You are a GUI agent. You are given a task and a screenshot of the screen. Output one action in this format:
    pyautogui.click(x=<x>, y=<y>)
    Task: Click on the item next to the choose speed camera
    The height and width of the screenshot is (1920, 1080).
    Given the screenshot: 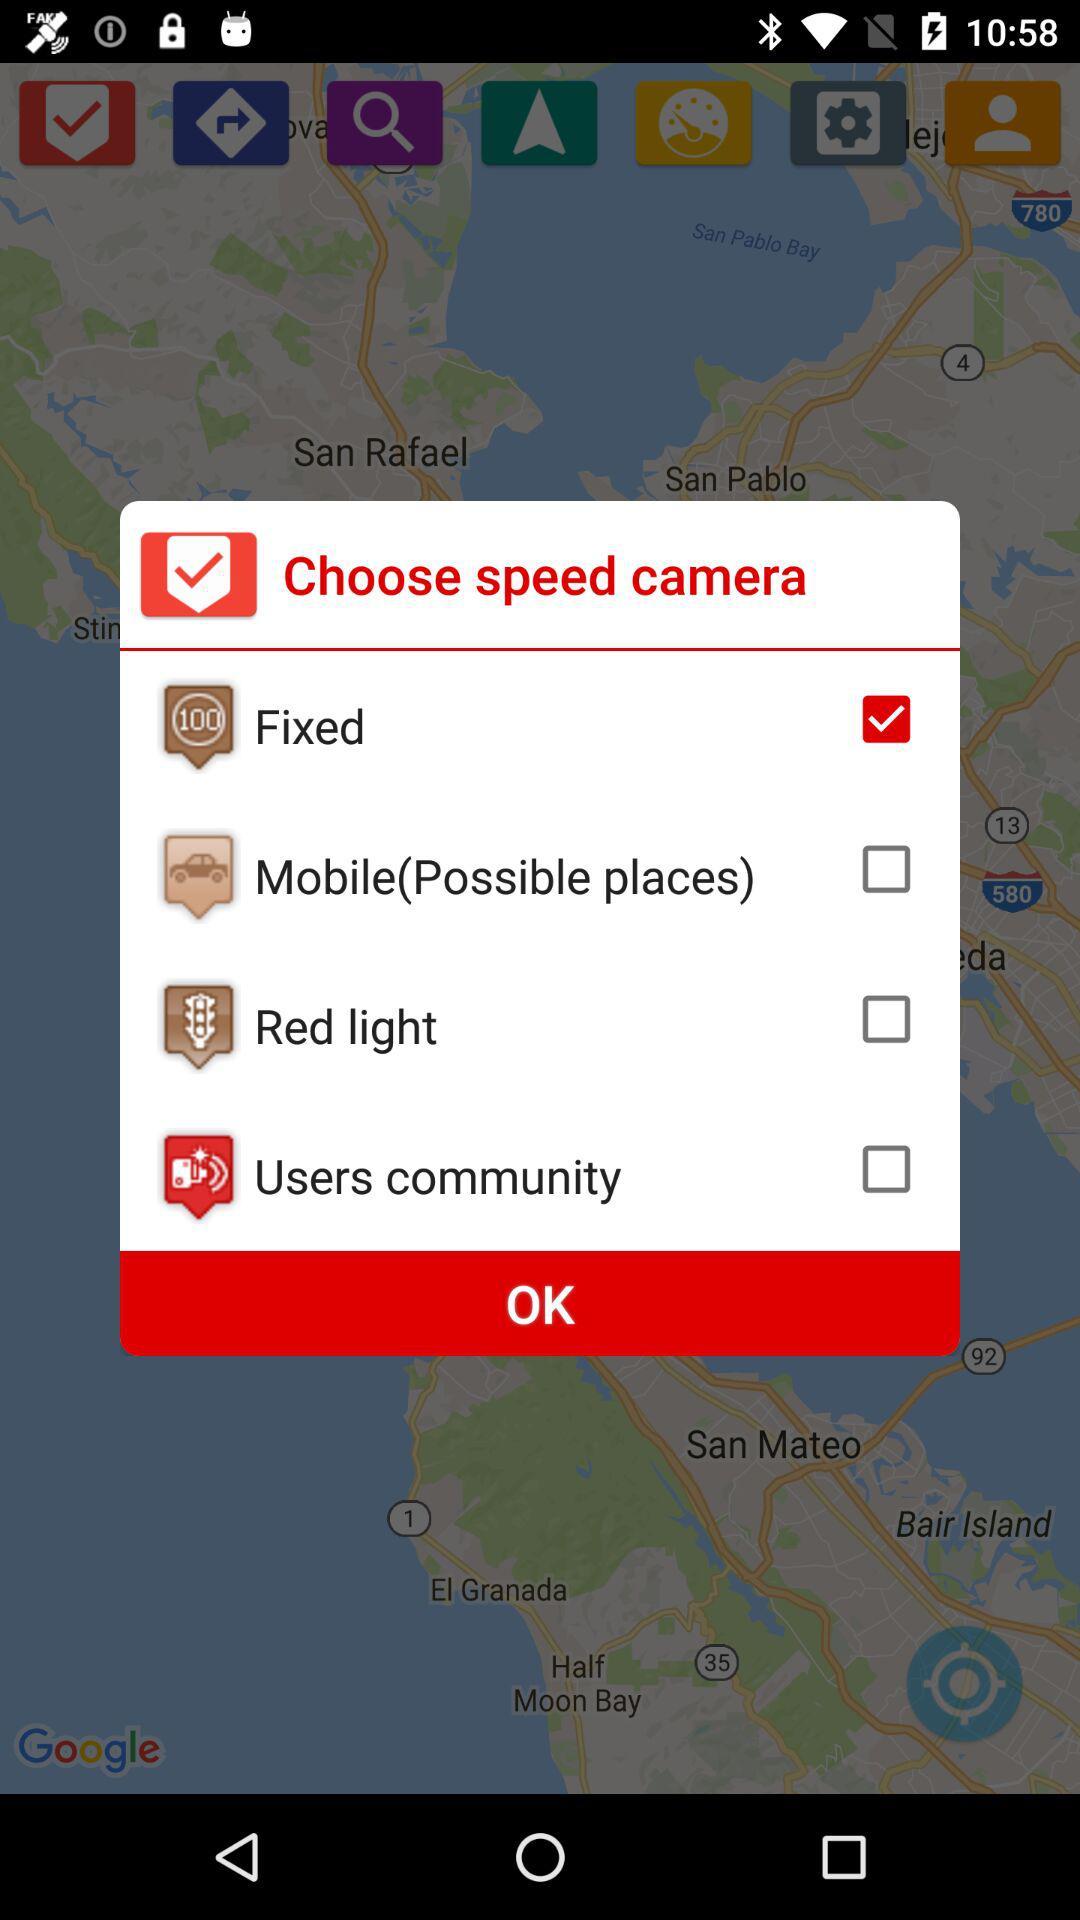 What is the action you would take?
    pyautogui.click(x=198, y=573)
    